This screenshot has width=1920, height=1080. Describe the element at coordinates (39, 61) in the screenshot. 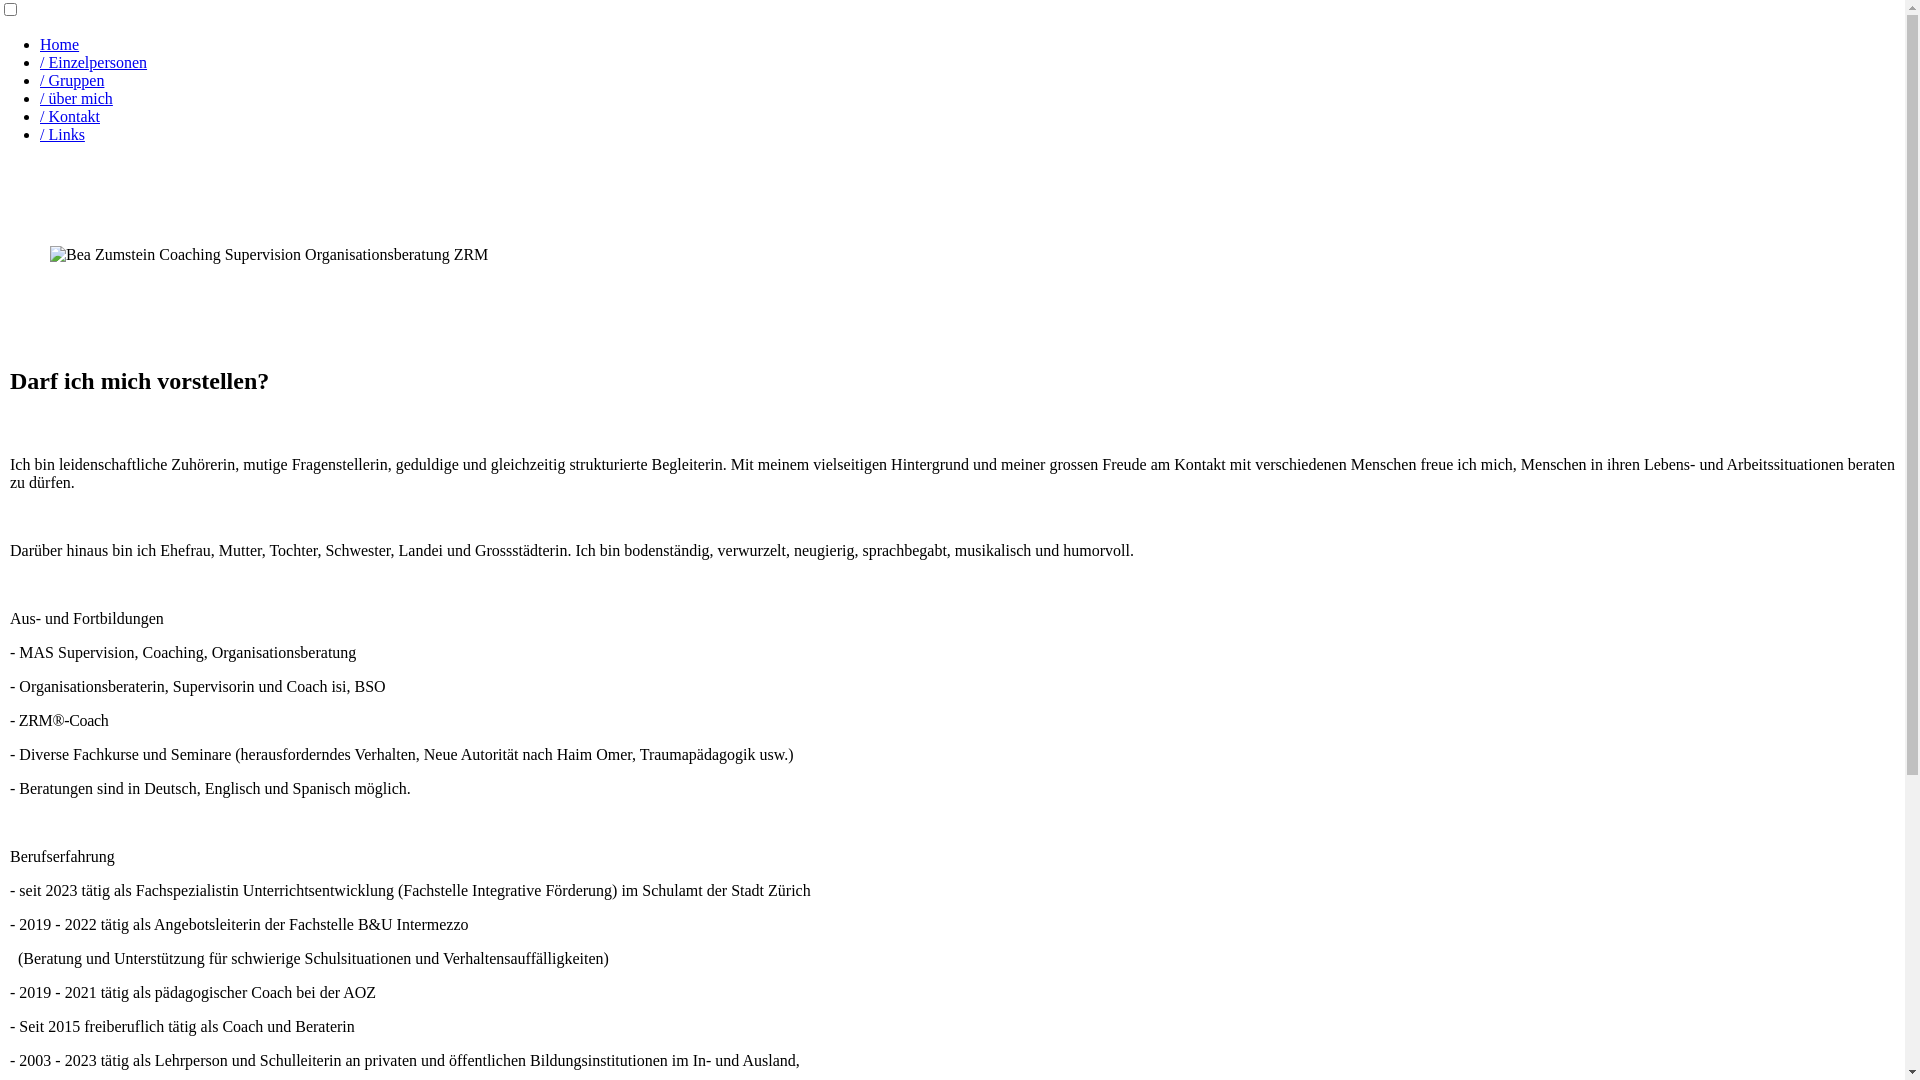

I see `'/ Einzelpersonen'` at that location.